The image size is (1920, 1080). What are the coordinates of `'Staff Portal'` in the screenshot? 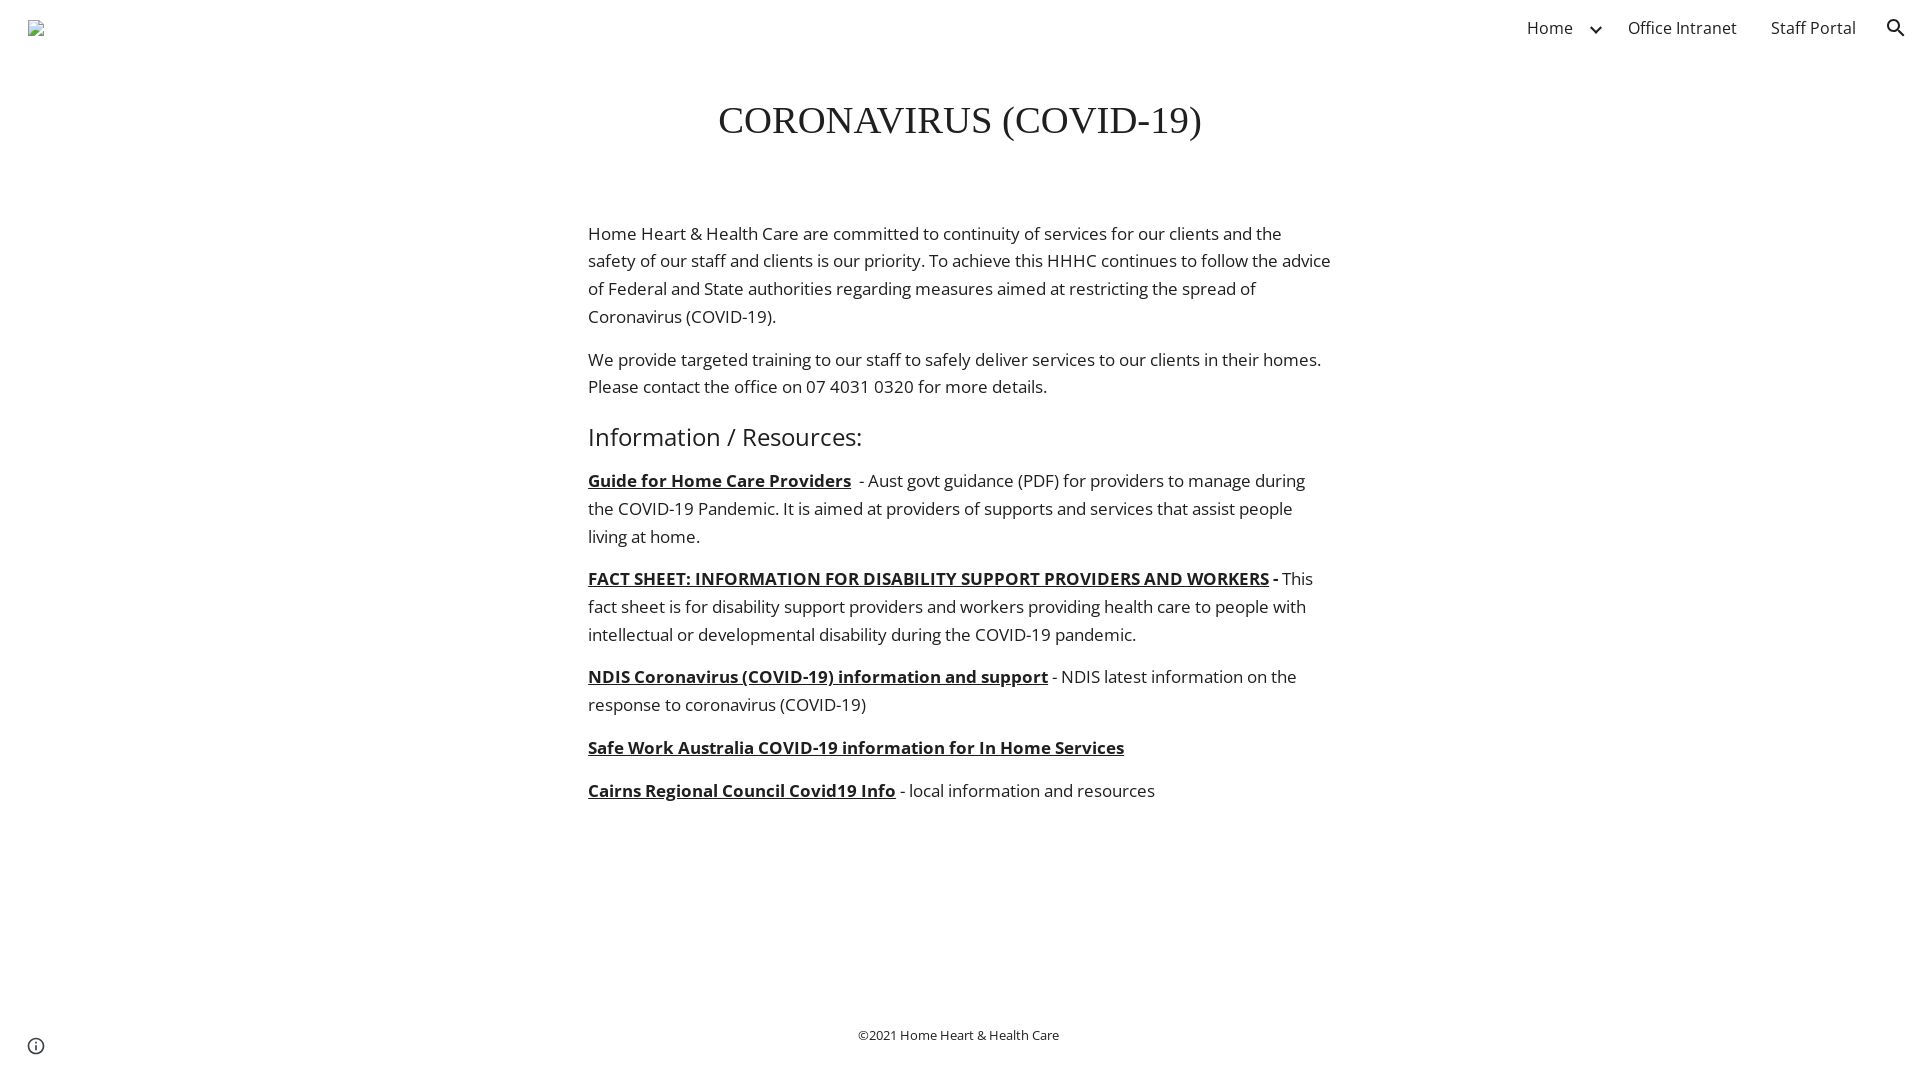 It's located at (1813, 27).